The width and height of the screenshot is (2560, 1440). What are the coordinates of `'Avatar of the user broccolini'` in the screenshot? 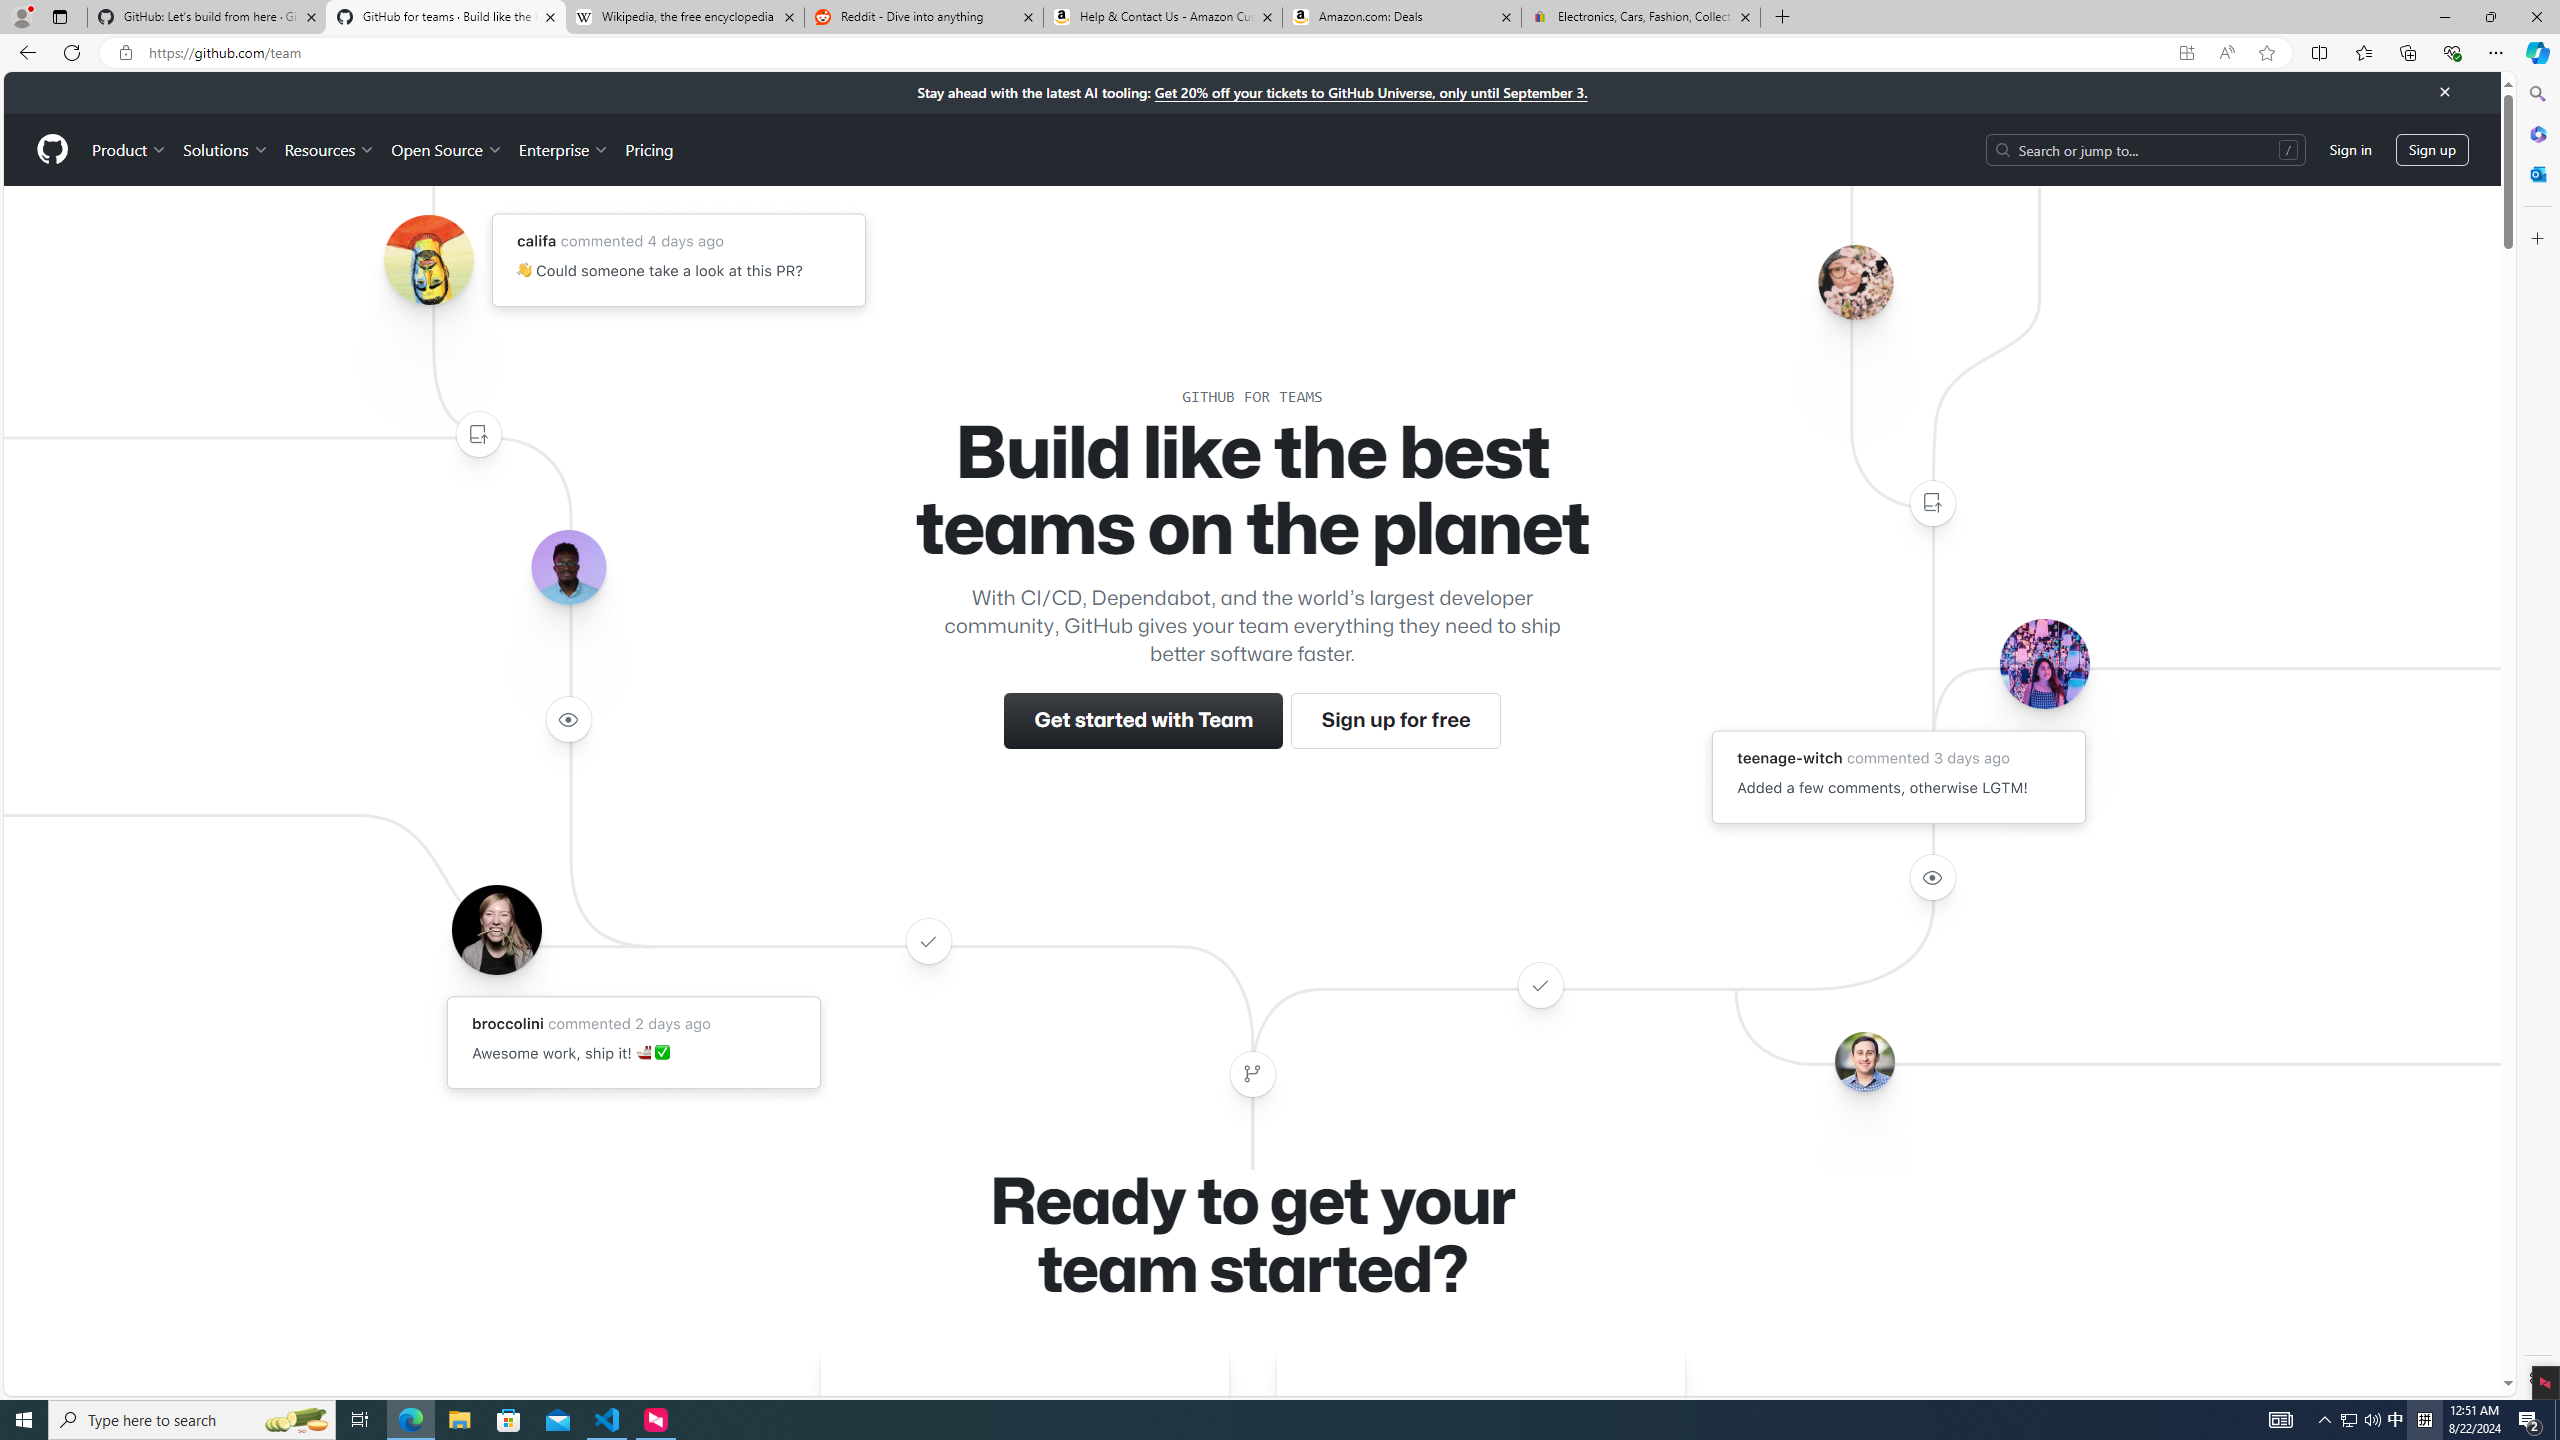 It's located at (496, 928).